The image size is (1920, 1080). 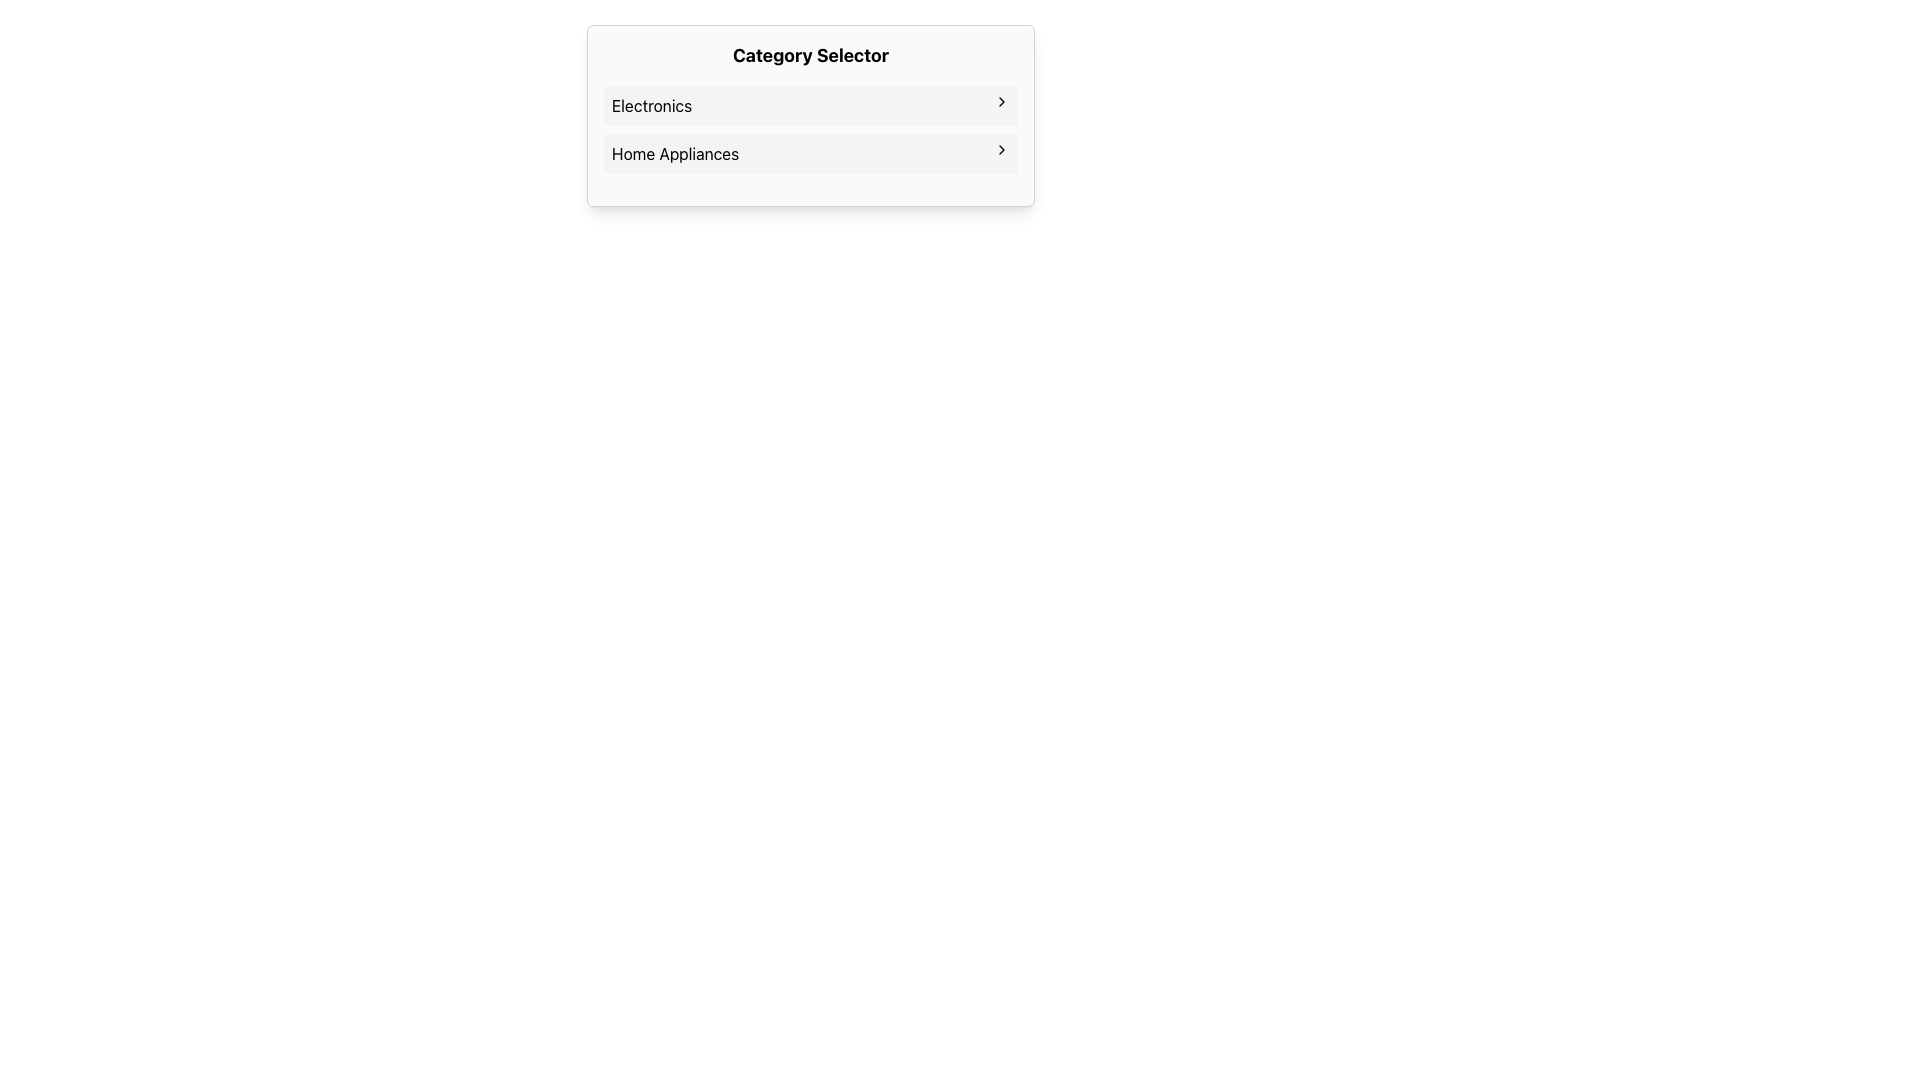 What do you see at coordinates (652, 105) in the screenshot?
I see `the 'Electronics' text label, which serves as a category label in the 'Category Selector' section` at bounding box center [652, 105].